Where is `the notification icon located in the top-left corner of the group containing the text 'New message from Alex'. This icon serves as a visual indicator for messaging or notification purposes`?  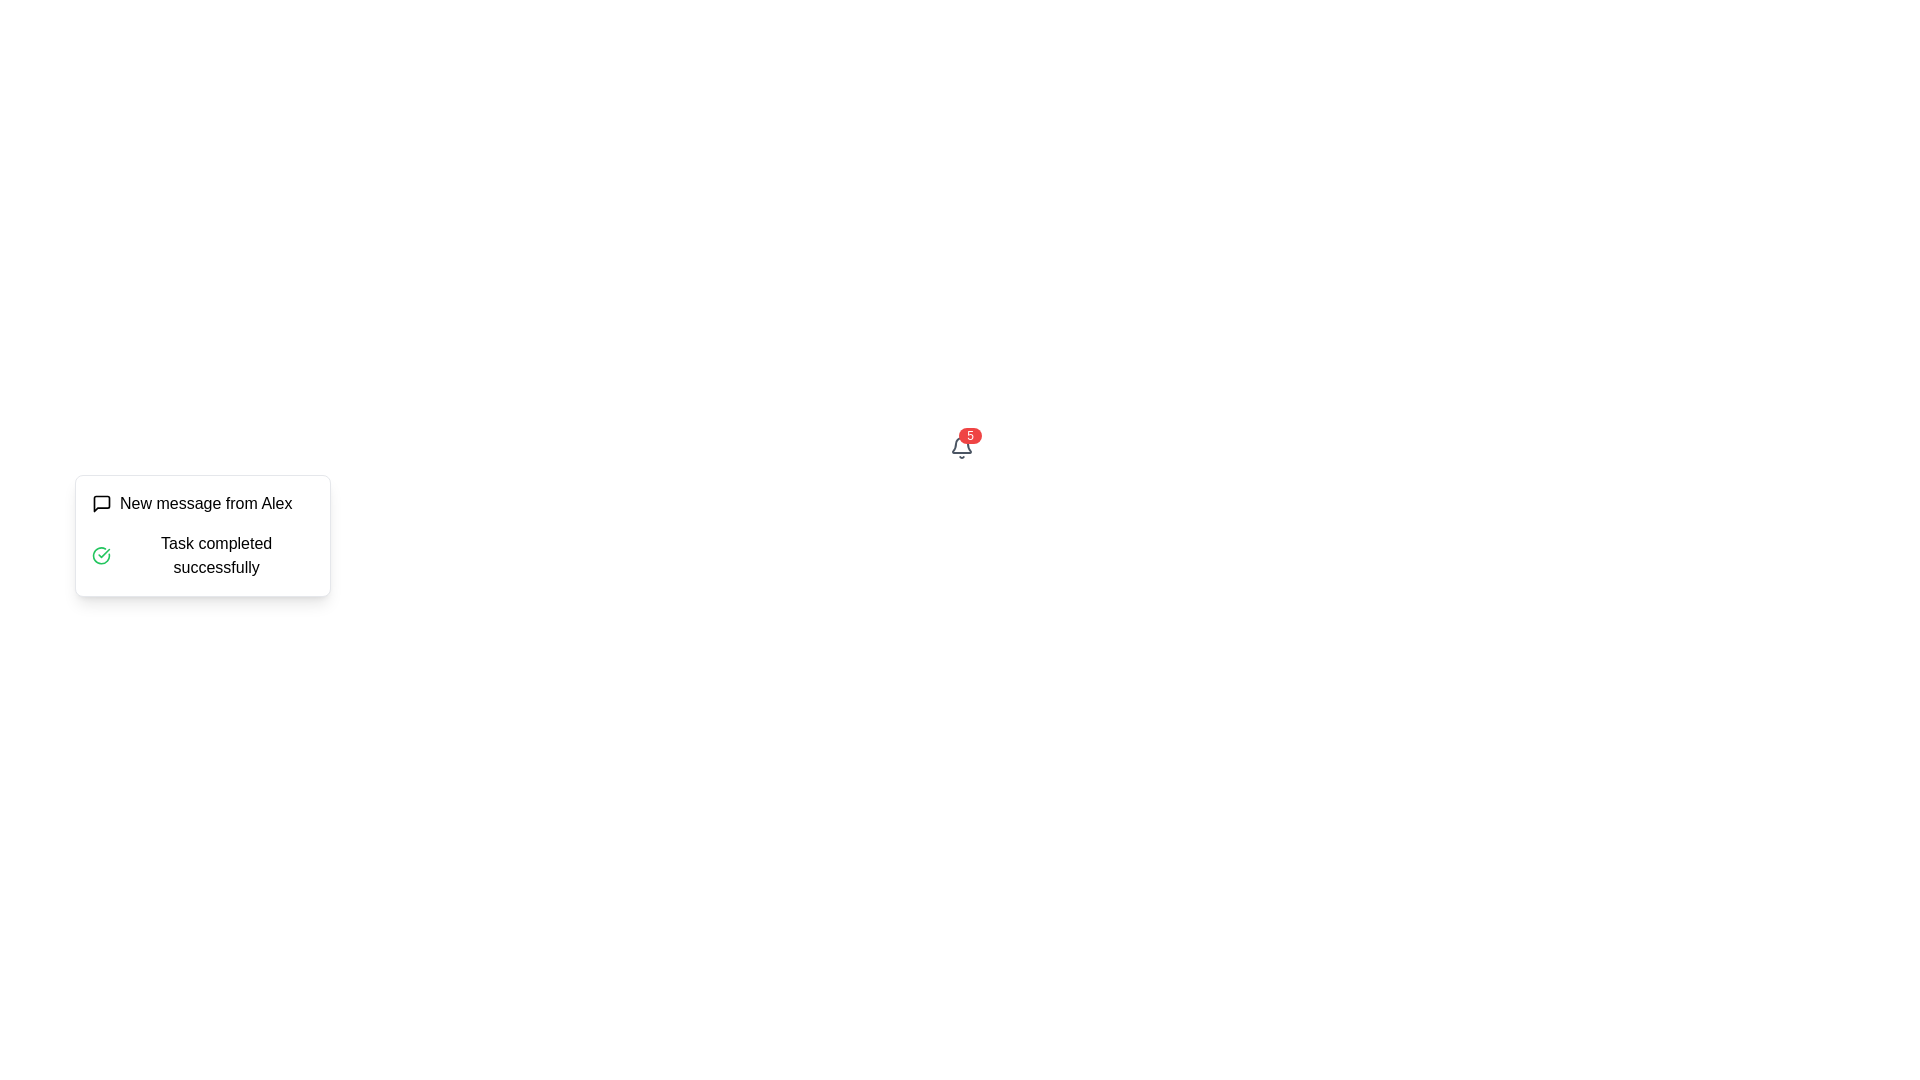
the notification icon located in the top-left corner of the group containing the text 'New message from Alex'. This icon serves as a visual indicator for messaging or notification purposes is located at coordinates (100, 503).